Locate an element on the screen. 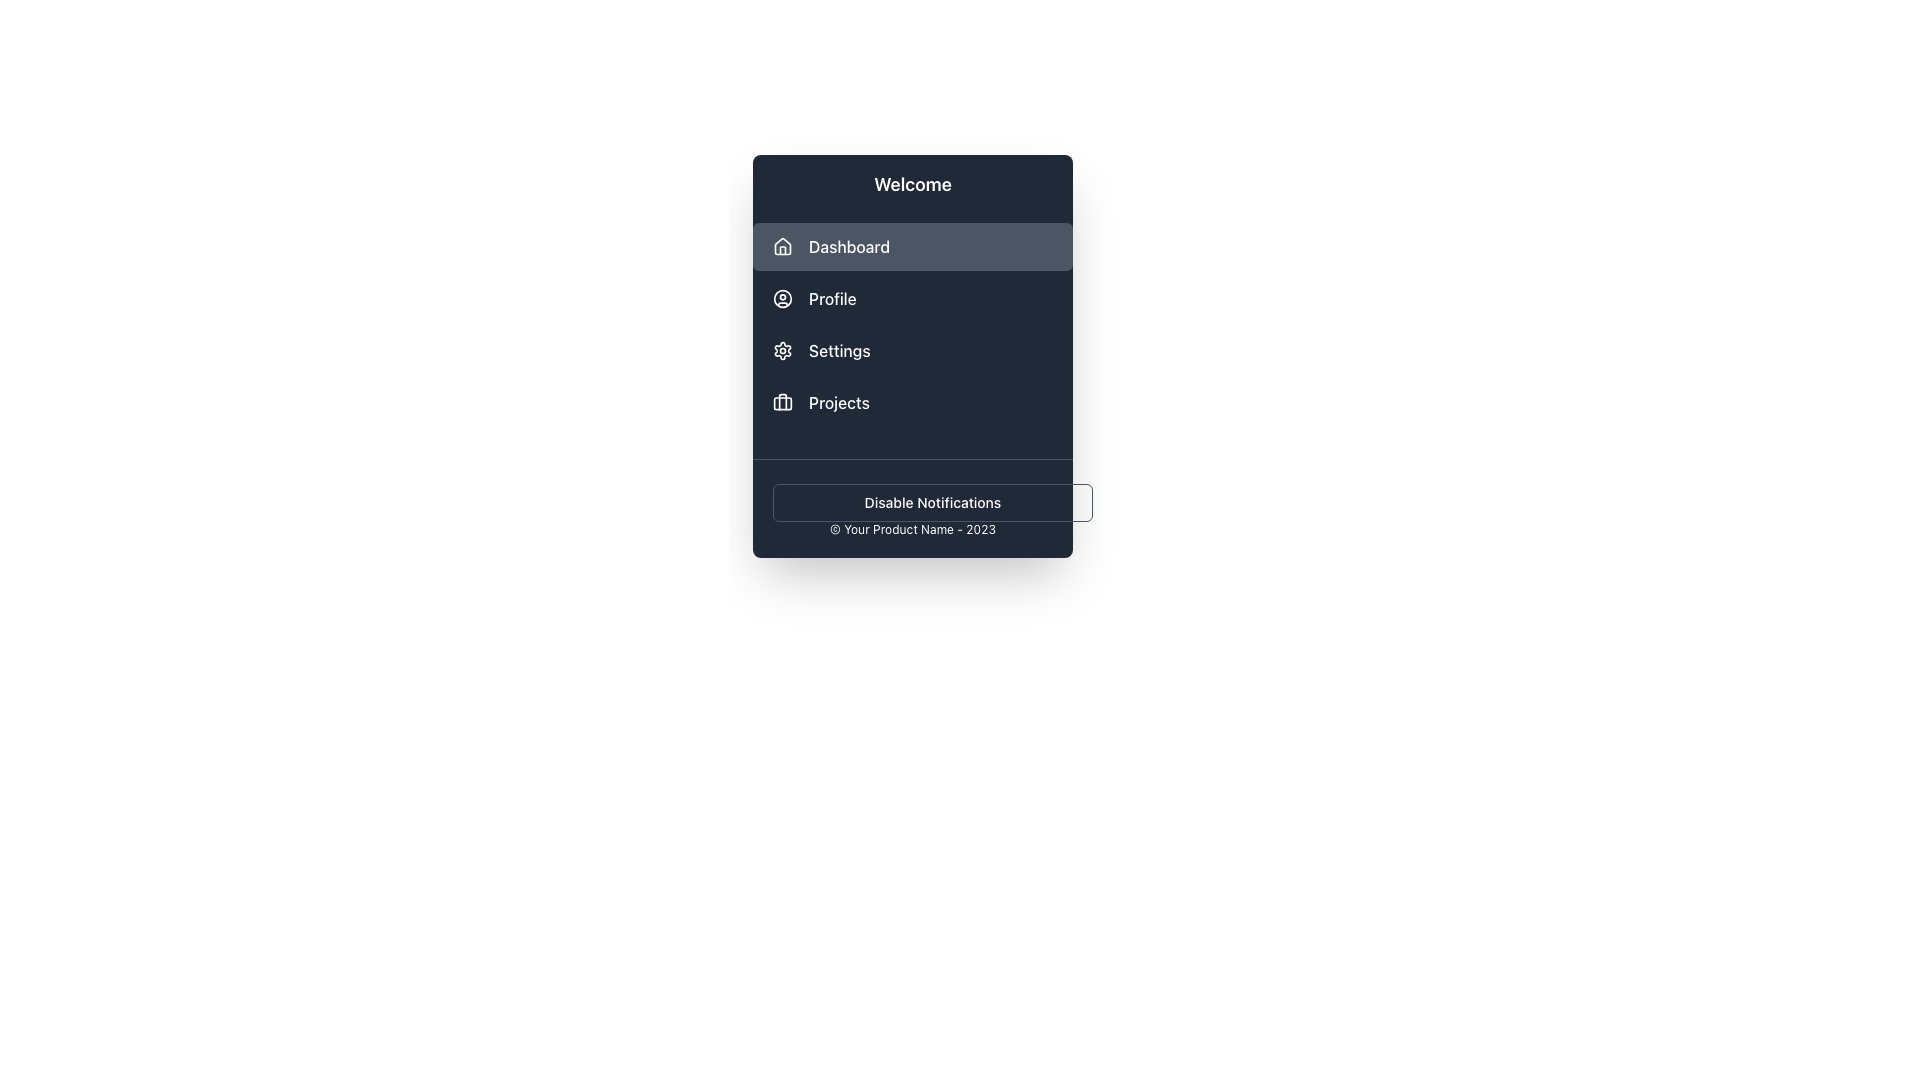 The width and height of the screenshot is (1920, 1080). the 'Settings' button, which is the third option in the vertical navigation menu is located at coordinates (911, 350).